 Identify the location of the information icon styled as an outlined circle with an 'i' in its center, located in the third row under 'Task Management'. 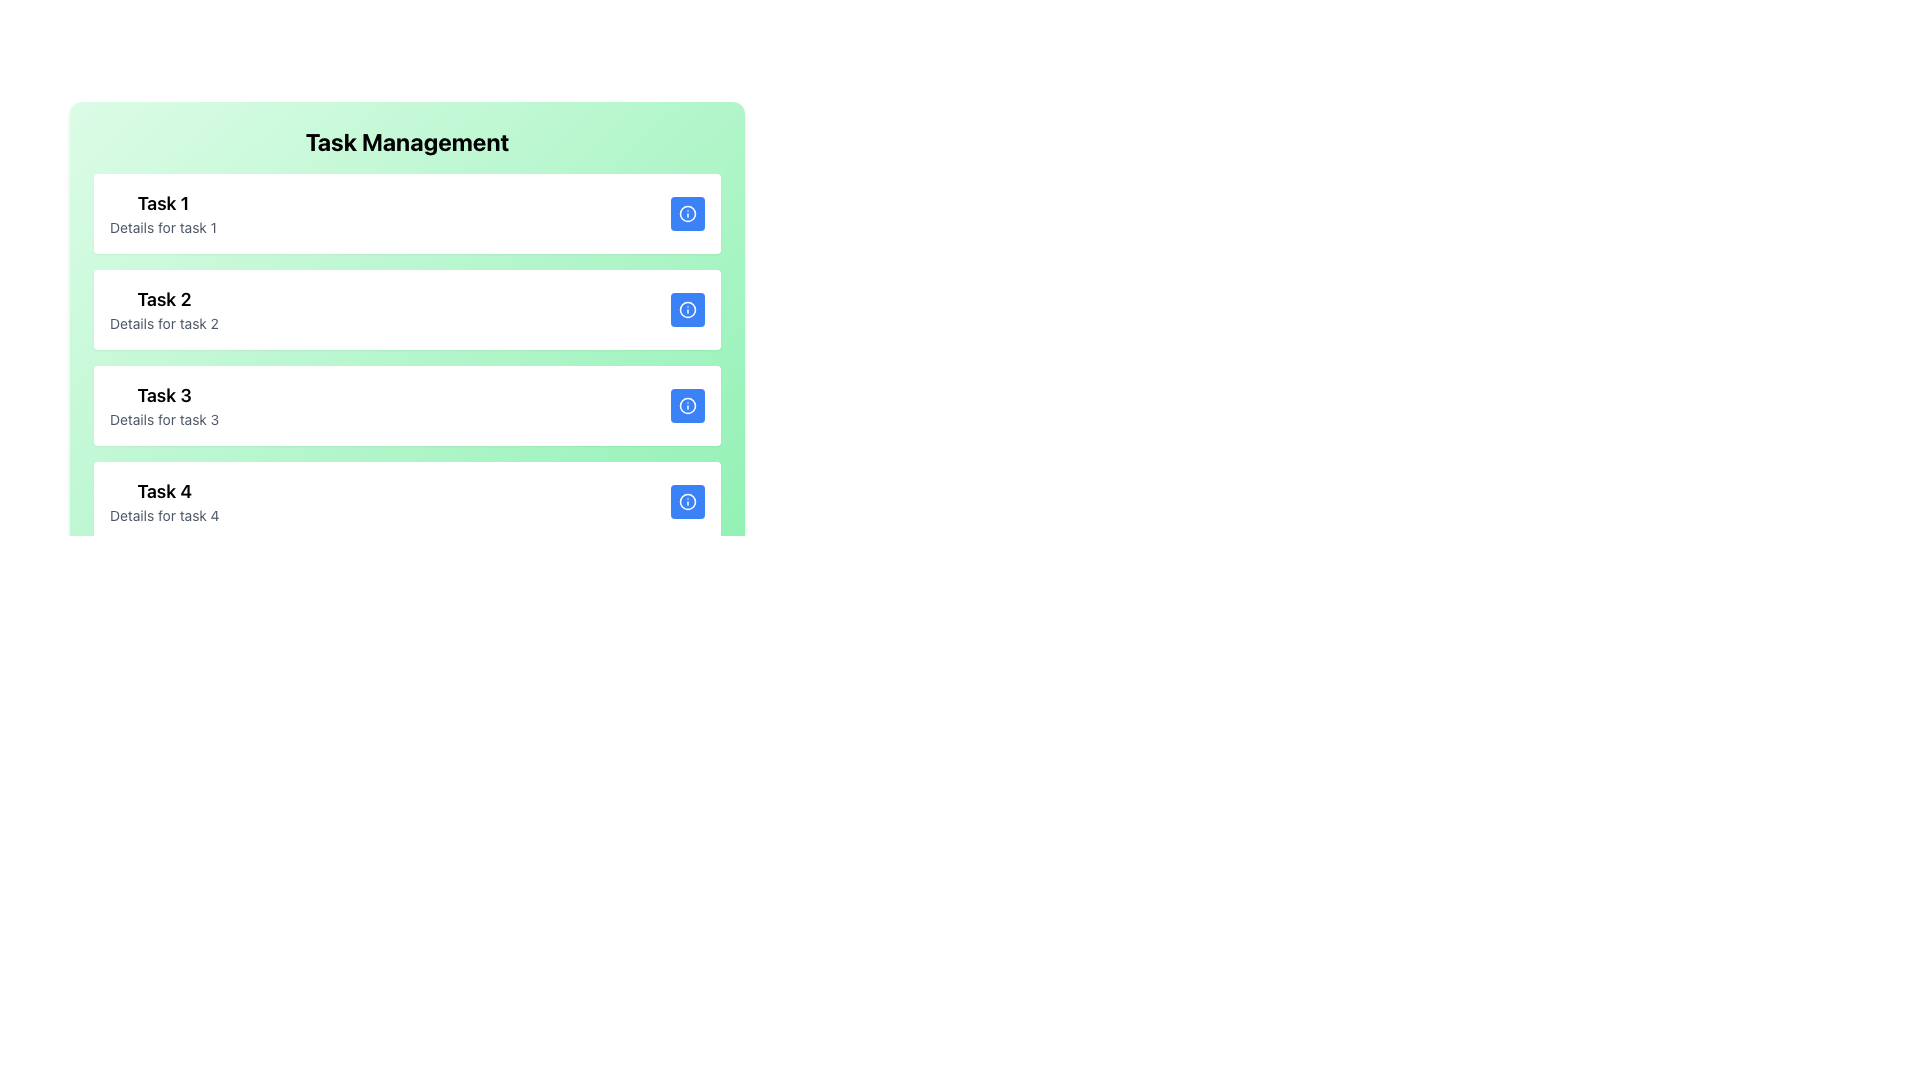
(687, 309).